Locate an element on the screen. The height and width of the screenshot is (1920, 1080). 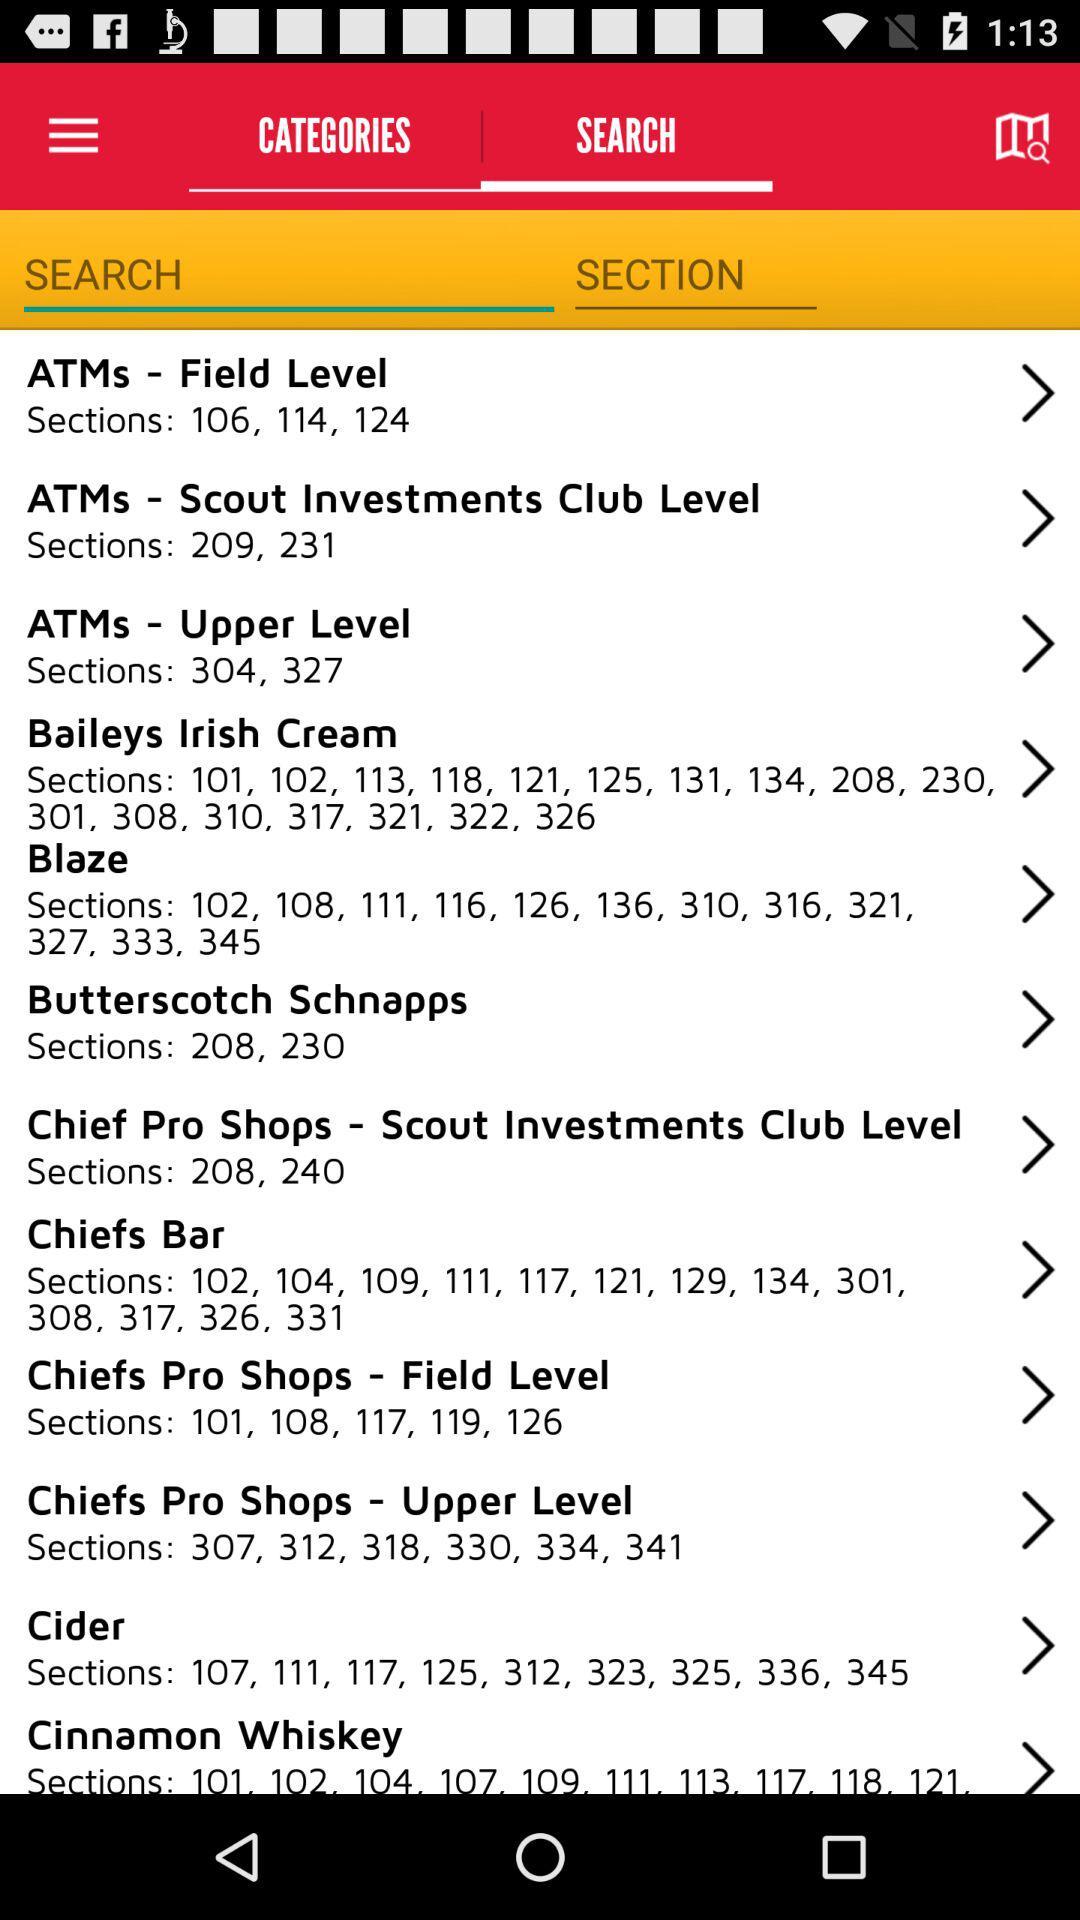
item to the left of categories icon is located at coordinates (72, 135).